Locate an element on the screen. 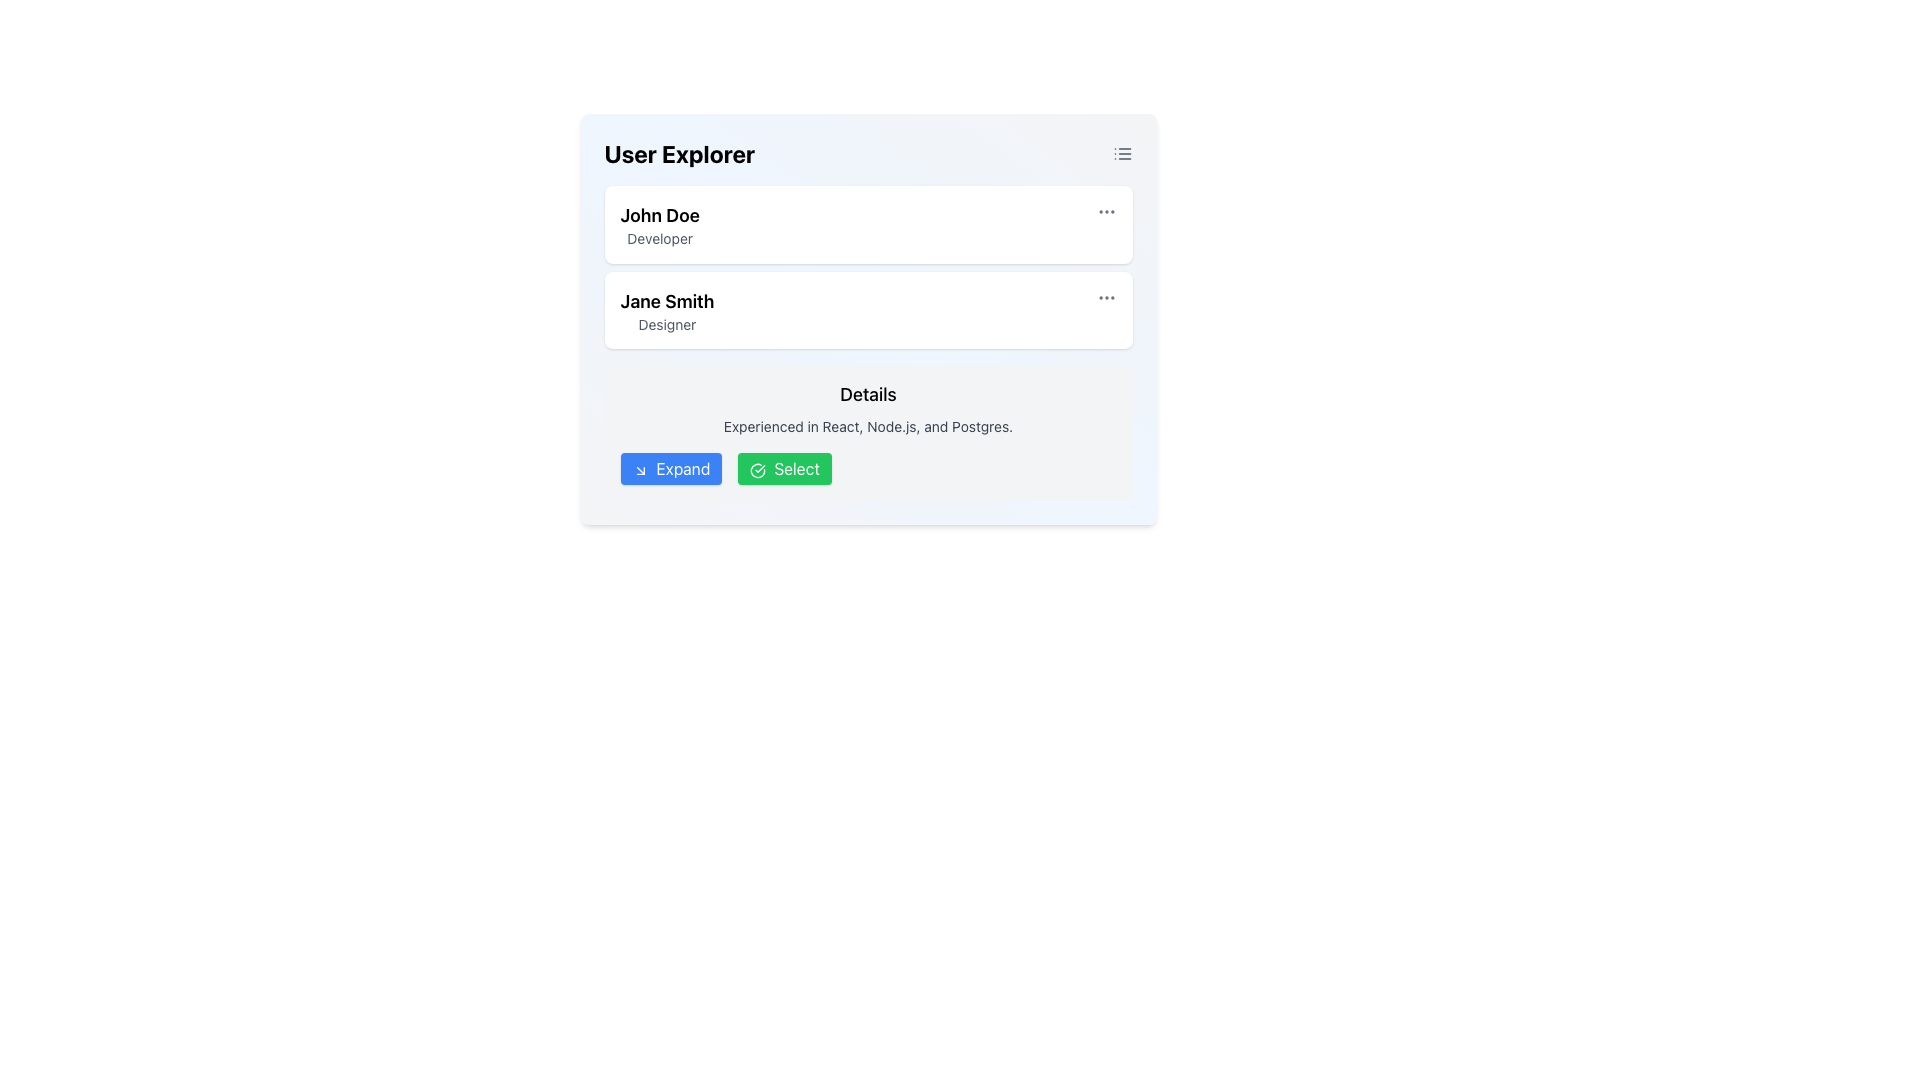  the confirmation icon located to the left of the 'Select' button in the 'Details' card is located at coordinates (757, 470).